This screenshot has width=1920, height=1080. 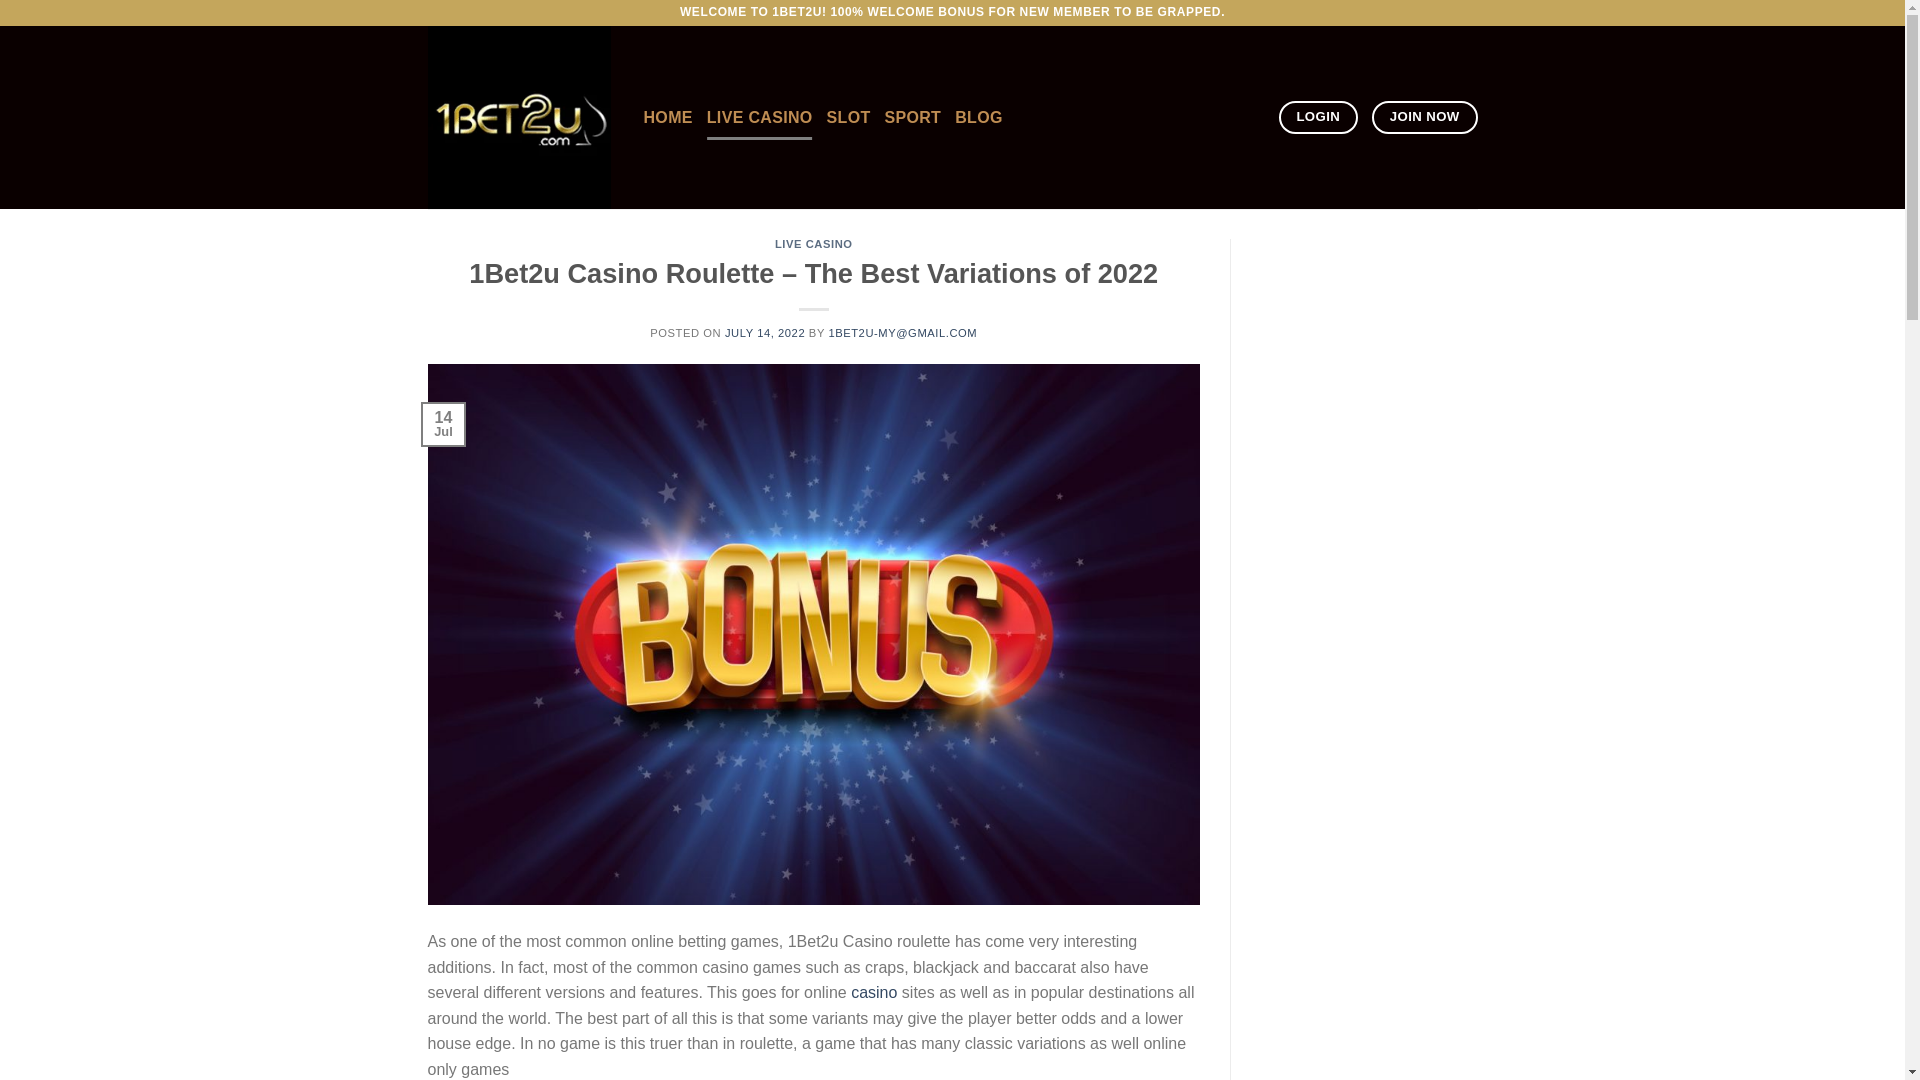 What do you see at coordinates (979, 118) in the screenshot?
I see `'BLOG'` at bounding box center [979, 118].